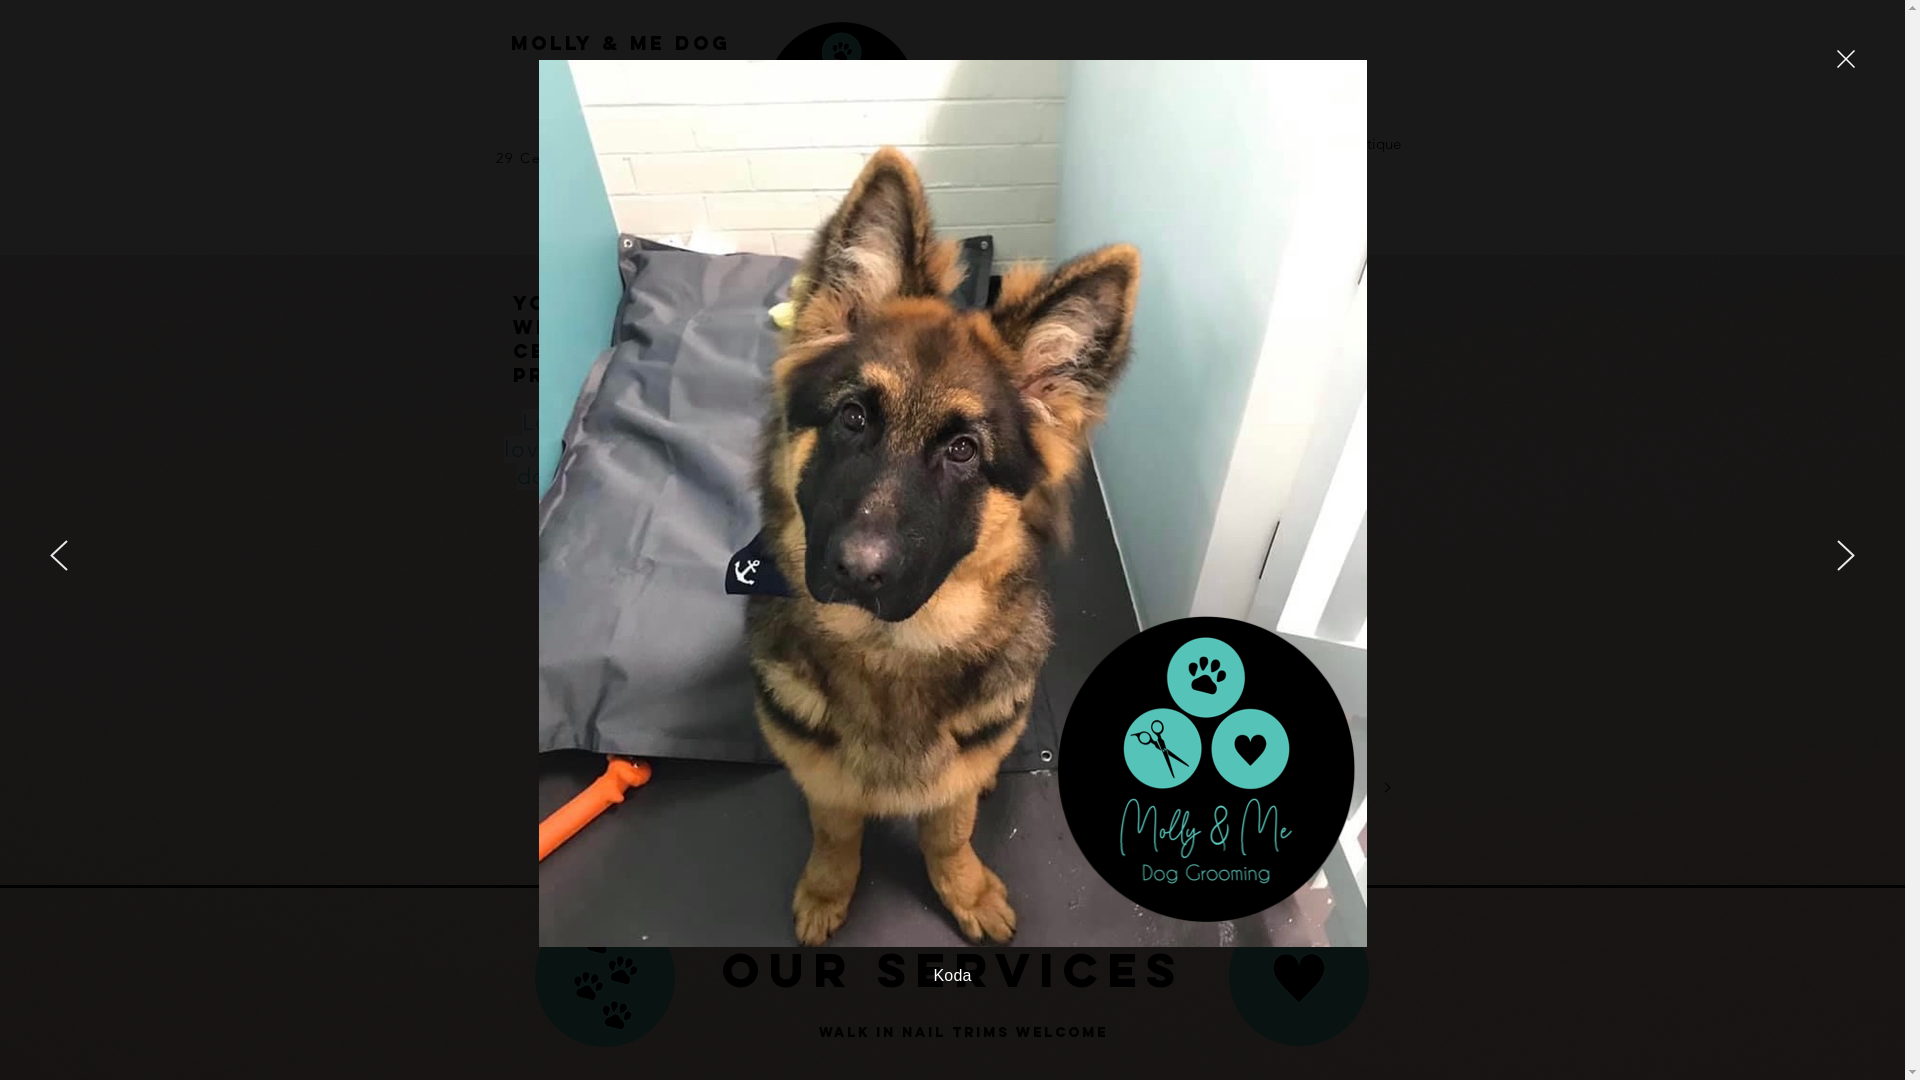 Image resolution: width=1920 pixels, height=1080 pixels. I want to click on 'About Us', so click(1080, 142).